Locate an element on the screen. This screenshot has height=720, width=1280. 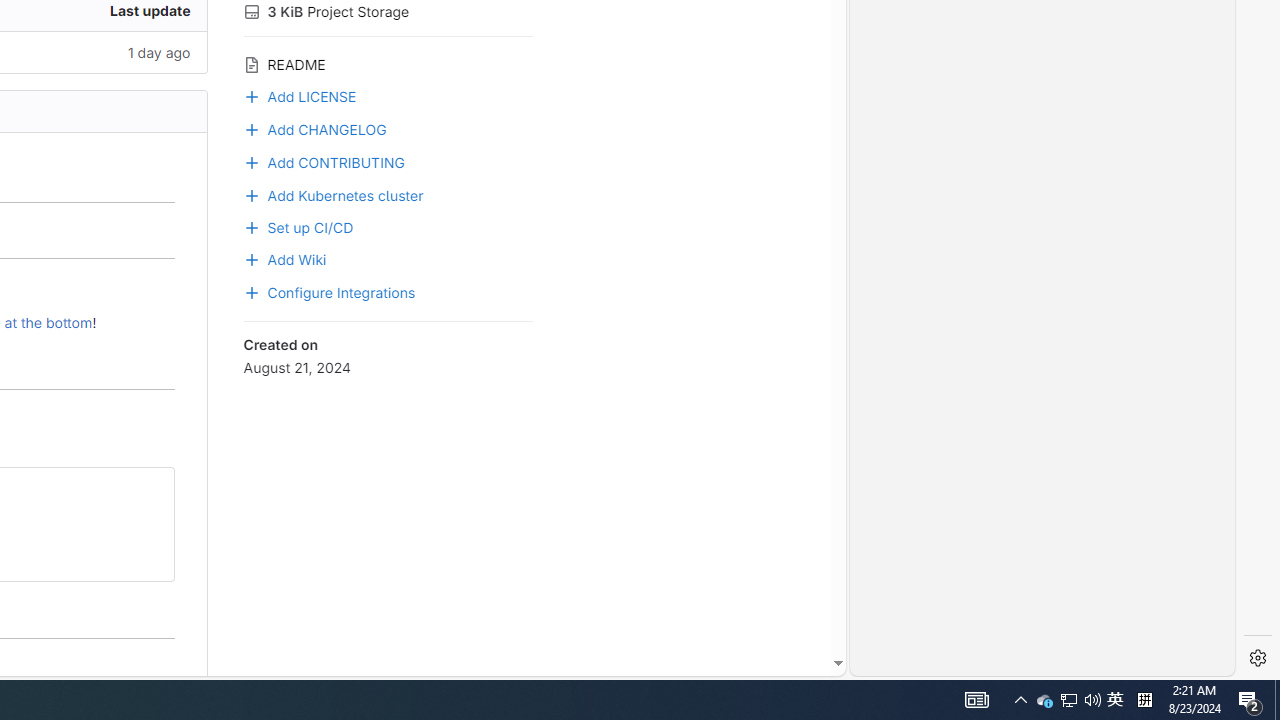
'Add Kubernetes cluster' is located at coordinates (333, 194).